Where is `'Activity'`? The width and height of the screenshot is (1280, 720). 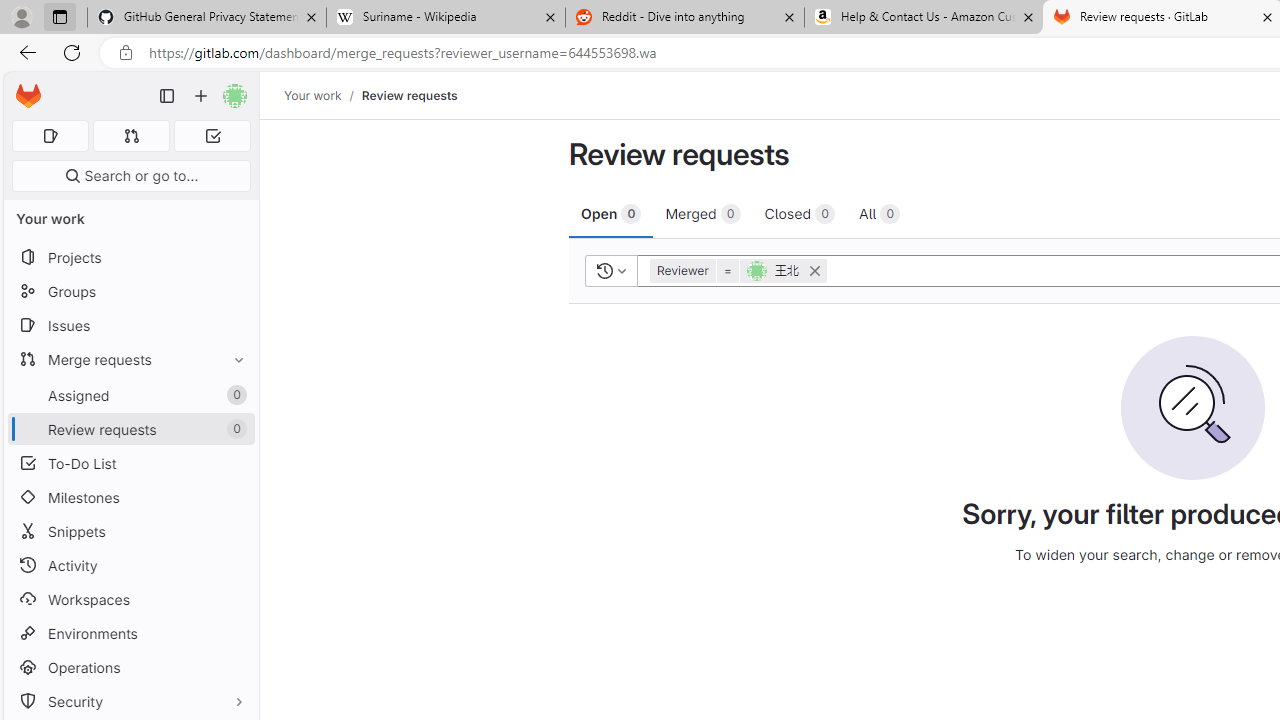
'Activity' is located at coordinates (130, 565).